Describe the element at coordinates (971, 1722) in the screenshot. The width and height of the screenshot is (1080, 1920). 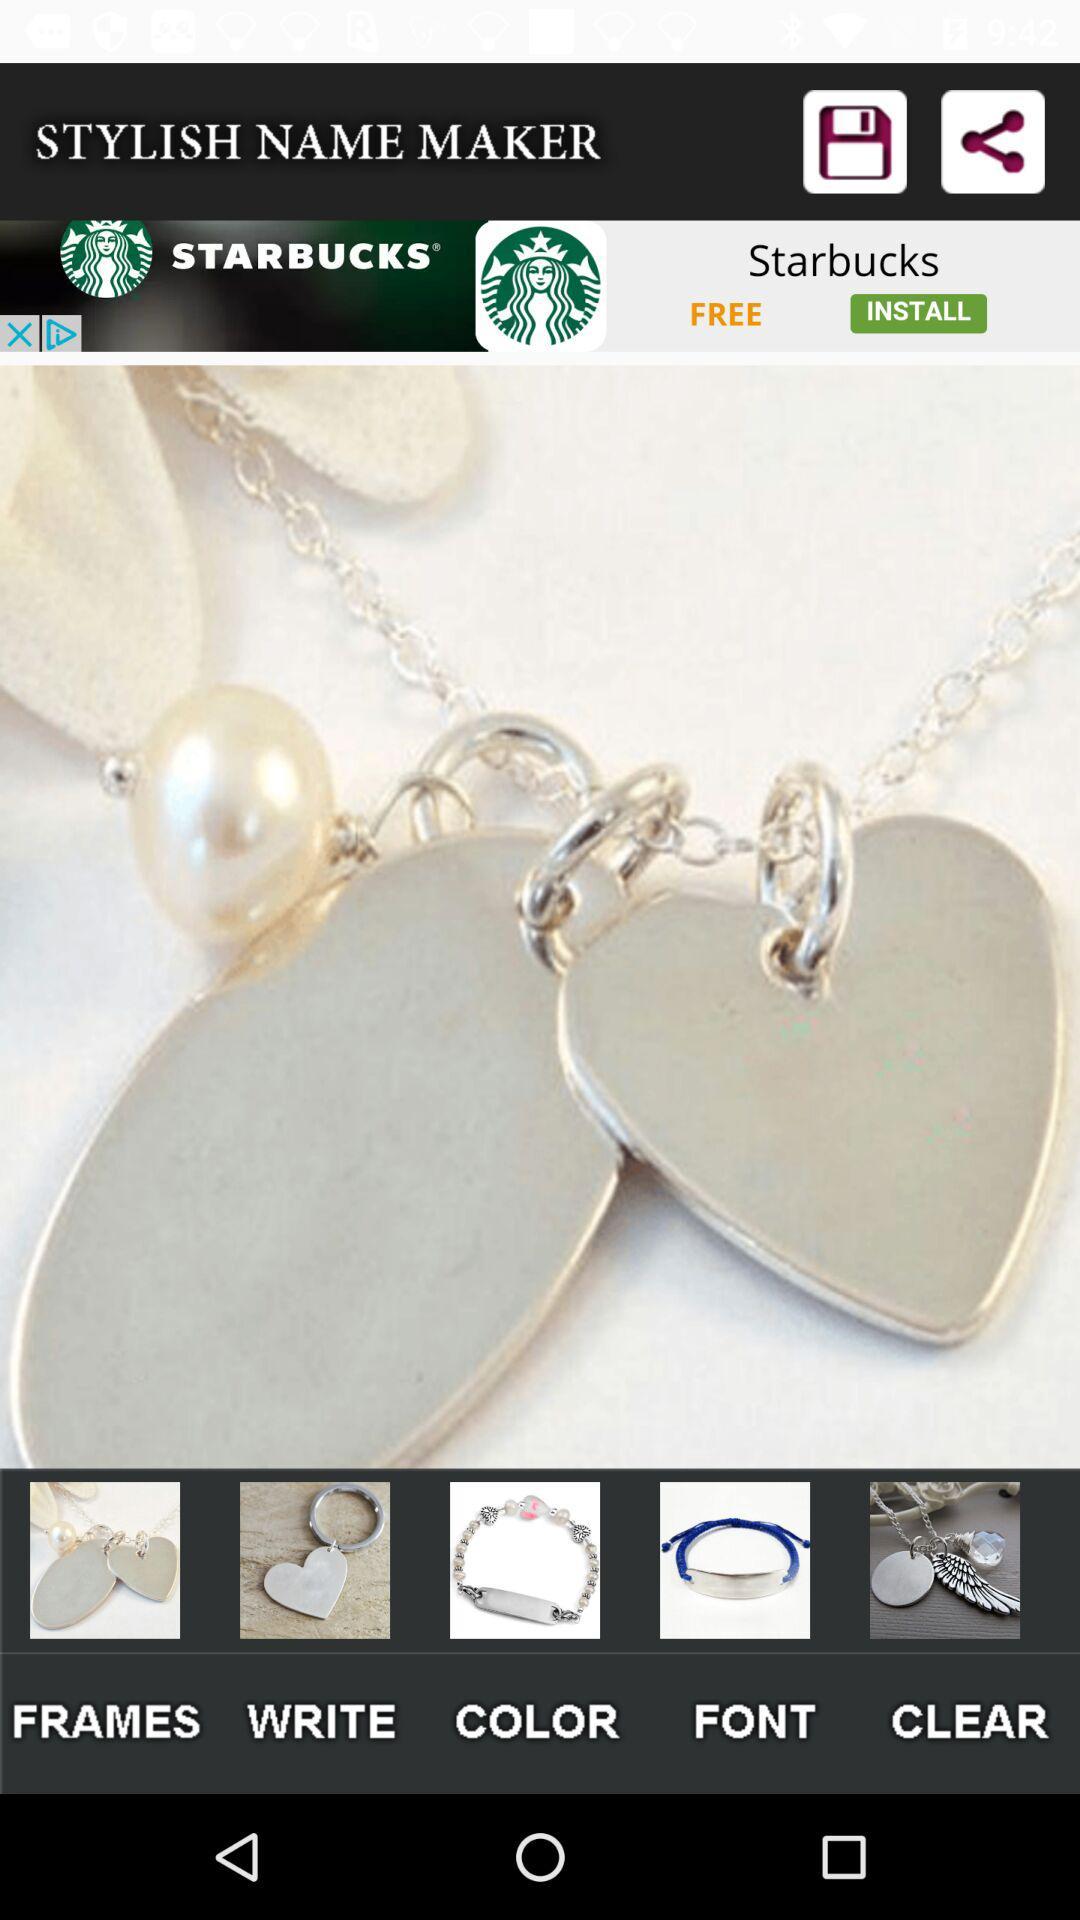
I see `clear style` at that location.